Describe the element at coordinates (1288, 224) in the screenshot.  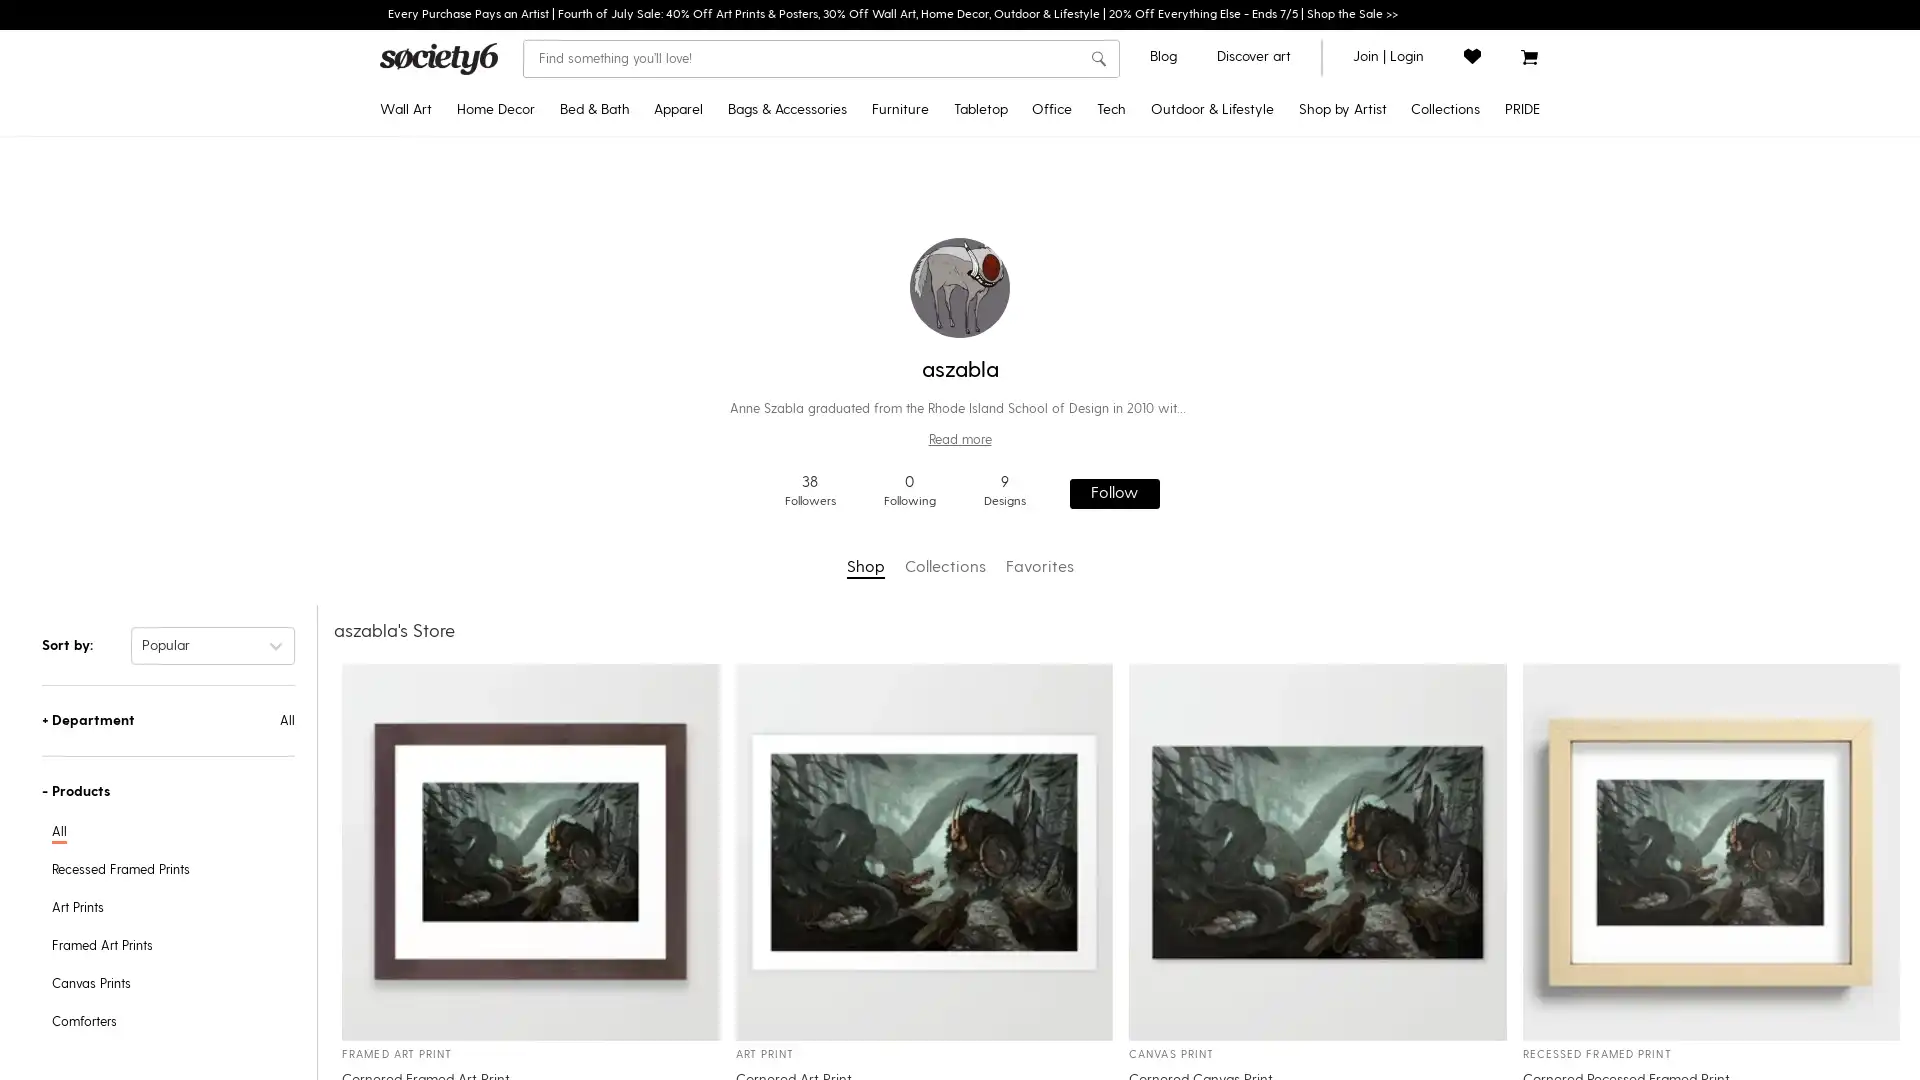
I see `Pixar` at that location.